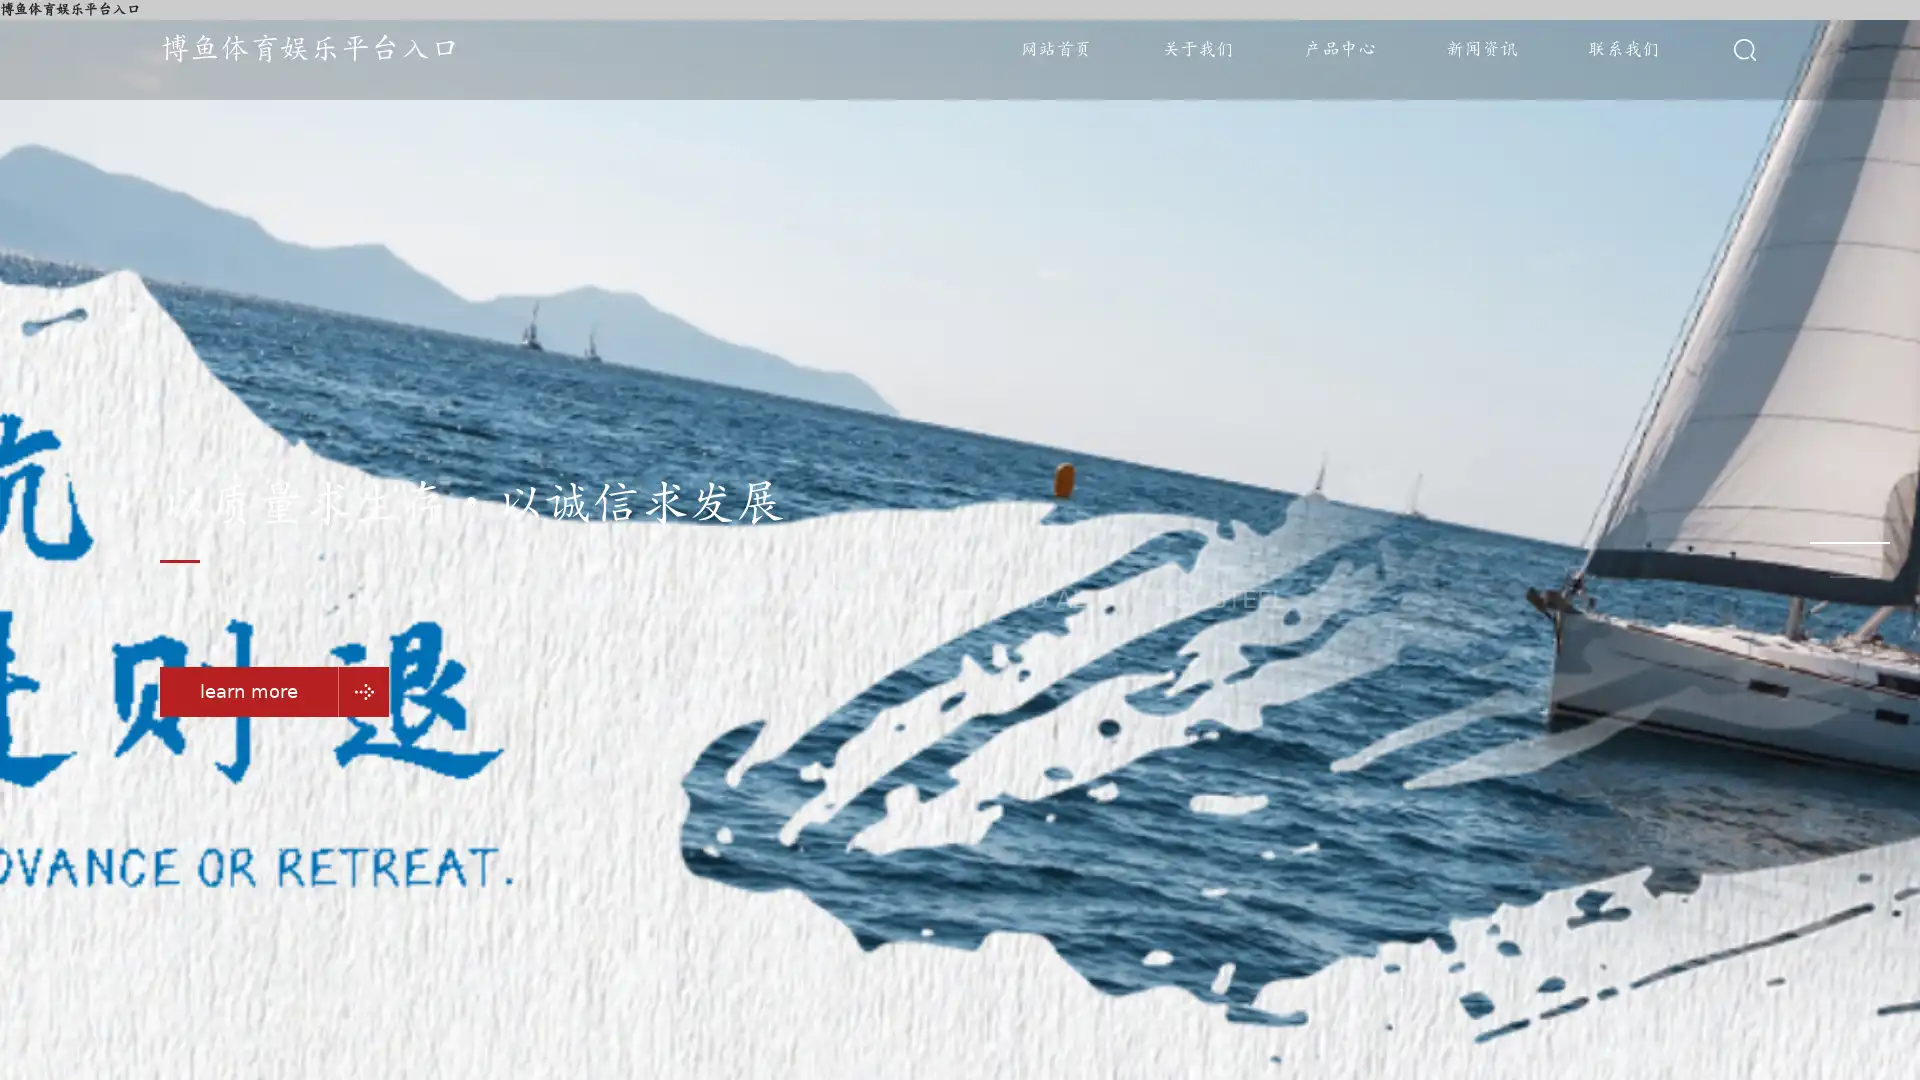  What do you see at coordinates (1848, 577) in the screenshot?
I see `Go to slide 3` at bounding box center [1848, 577].